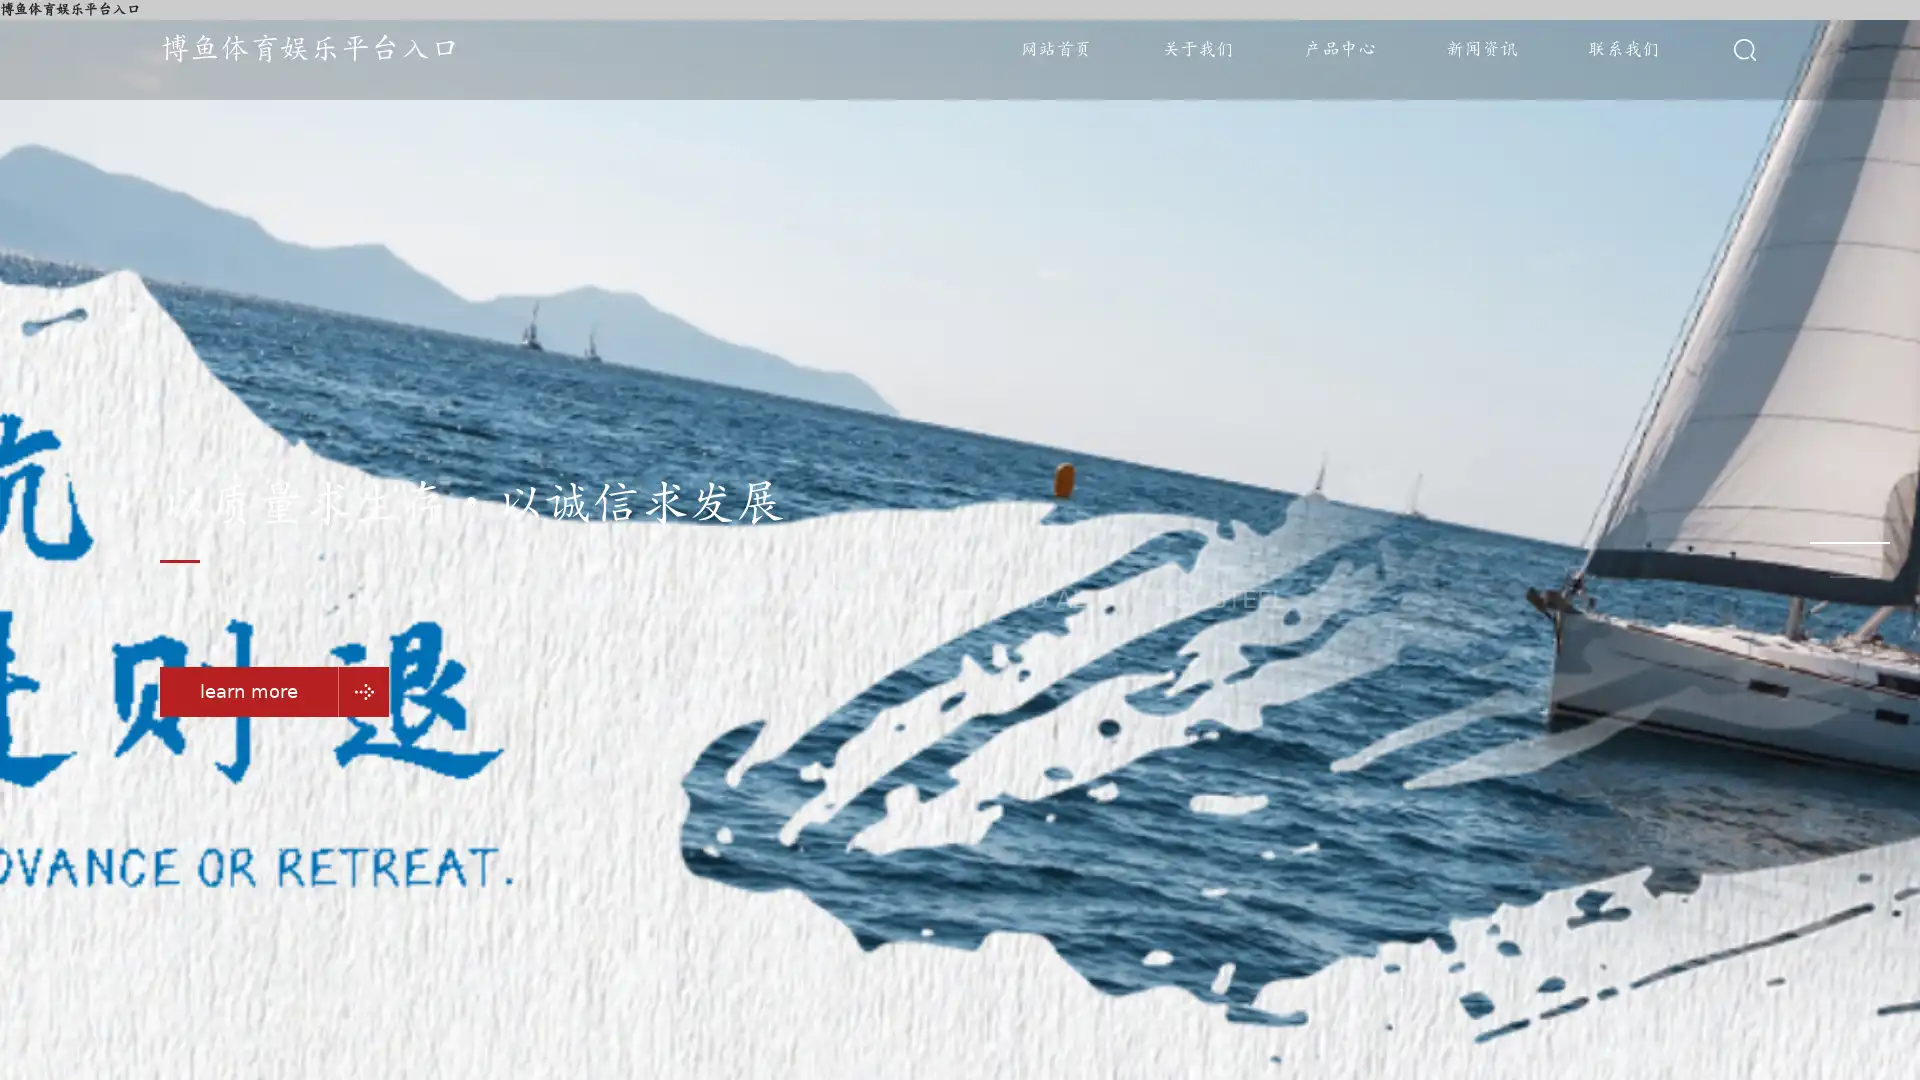  What do you see at coordinates (1848, 577) in the screenshot?
I see `Go to slide 3` at bounding box center [1848, 577].